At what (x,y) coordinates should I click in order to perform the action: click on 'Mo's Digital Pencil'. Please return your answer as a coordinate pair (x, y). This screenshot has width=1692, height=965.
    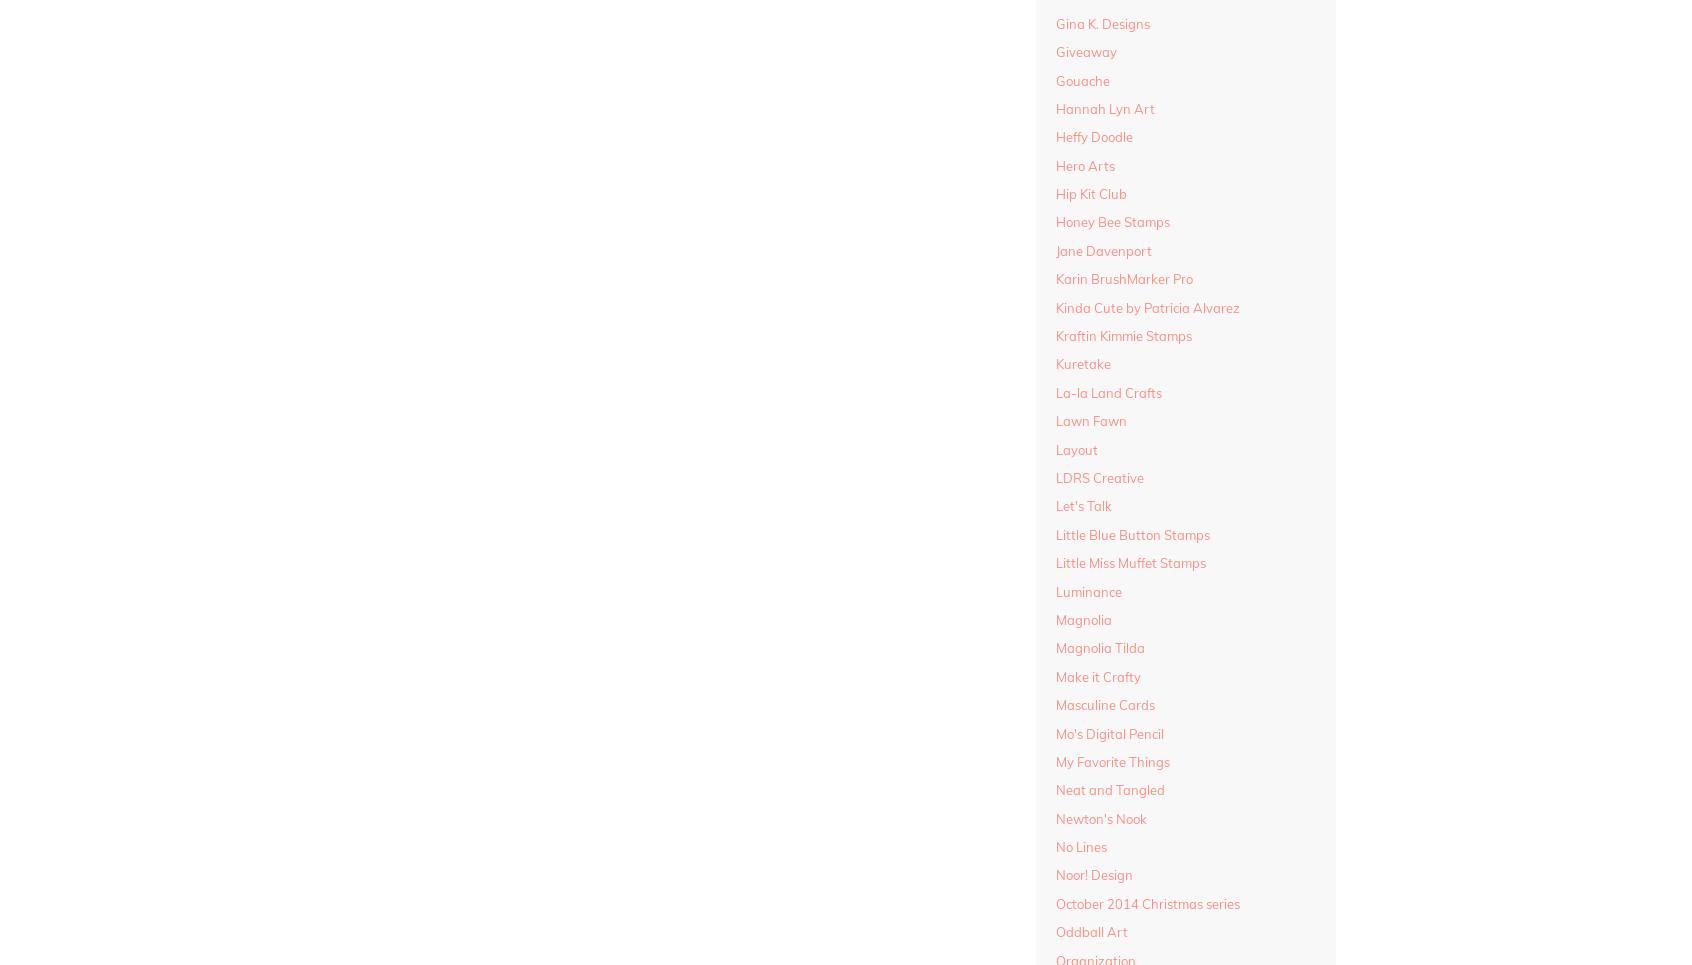
    Looking at the image, I should click on (1053, 733).